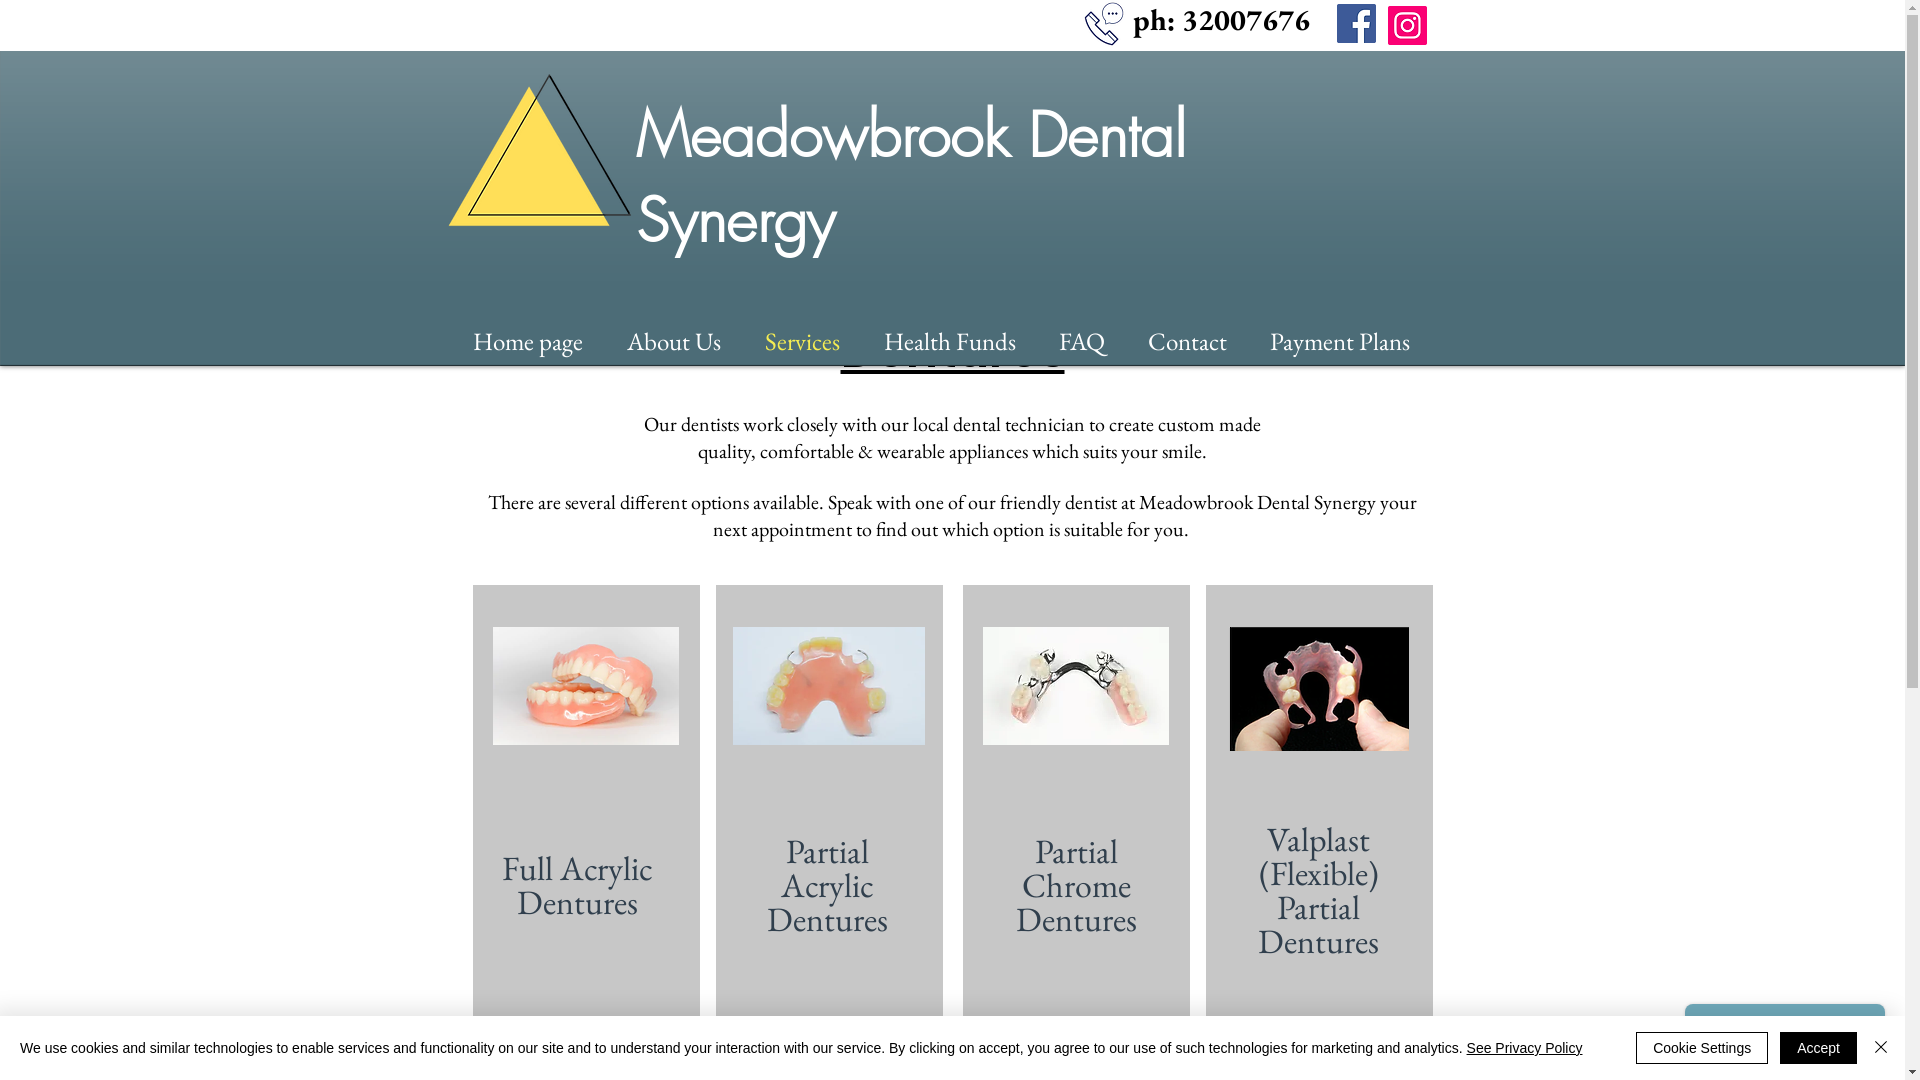 The width and height of the screenshot is (1920, 1080). I want to click on 'Services', so click(813, 338).